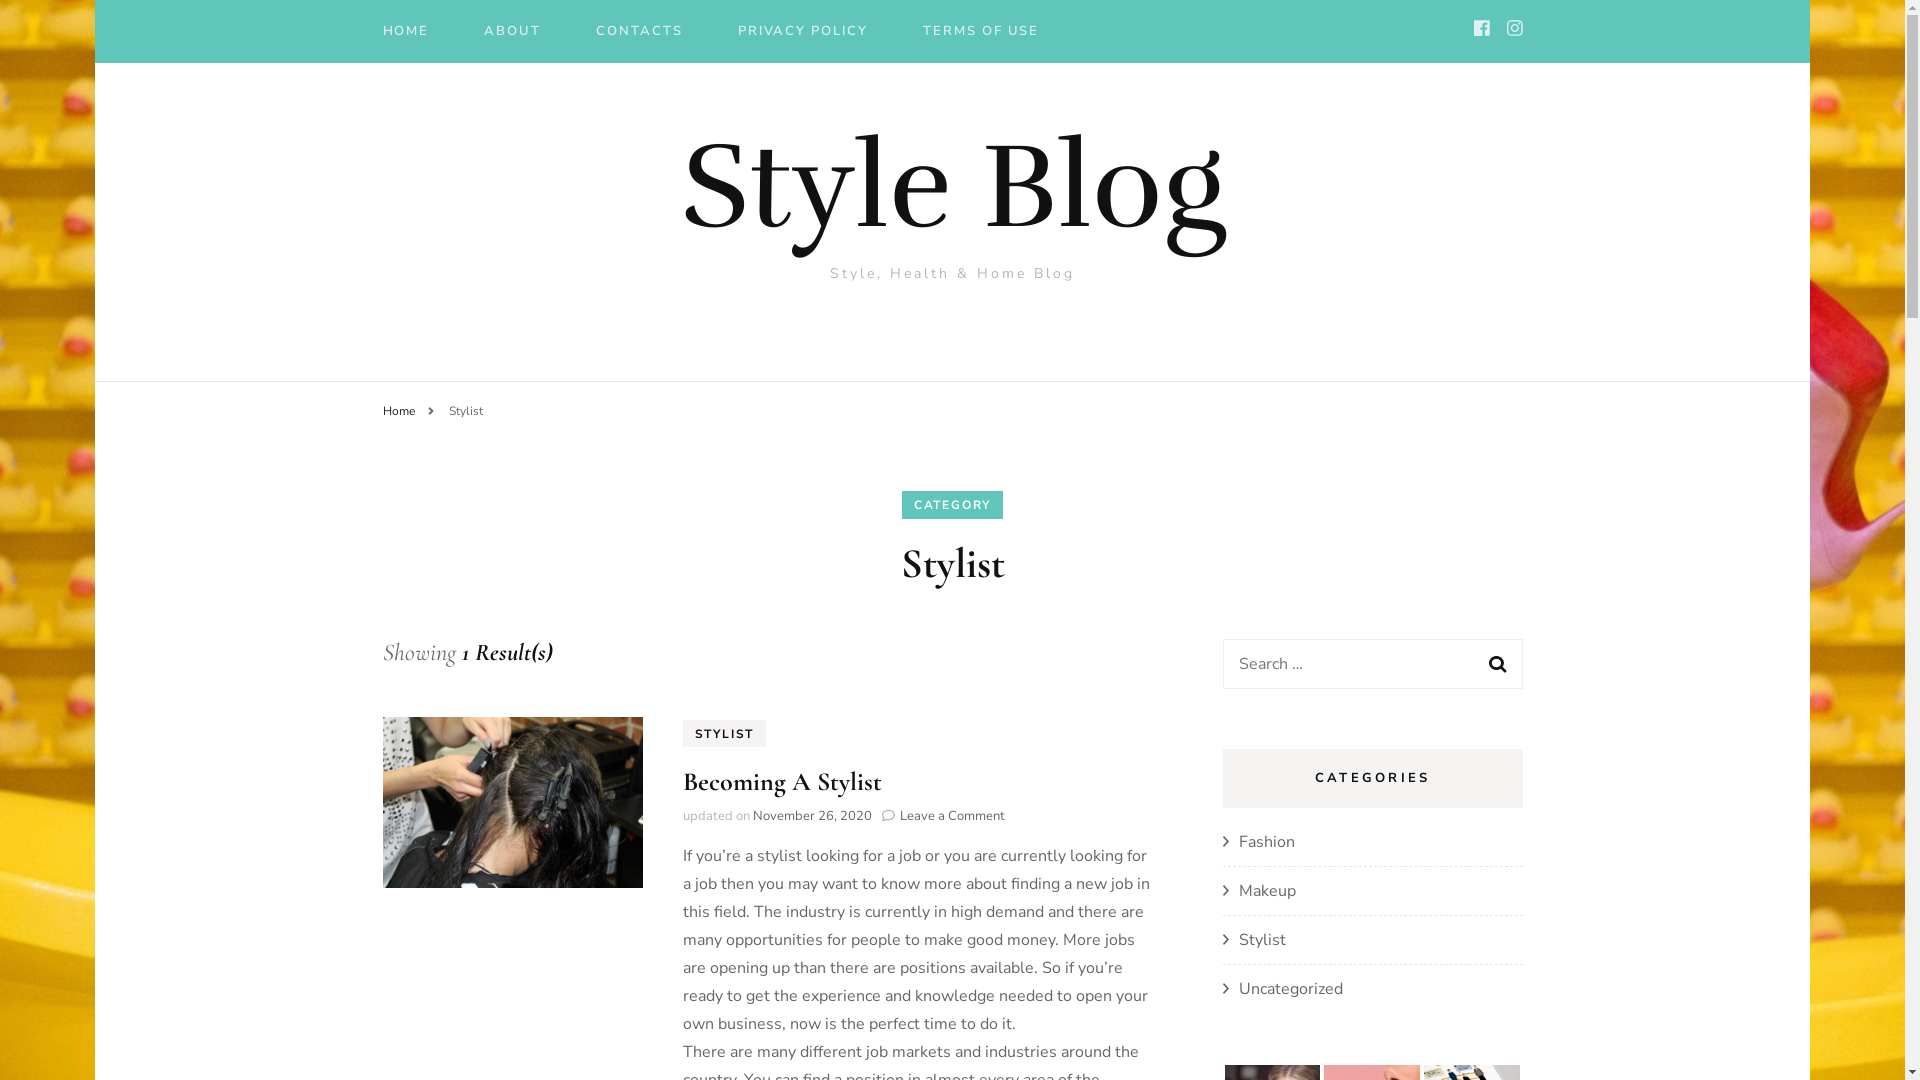  What do you see at coordinates (1237, 987) in the screenshot?
I see `'Uncategorized'` at bounding box center [1237, 987].